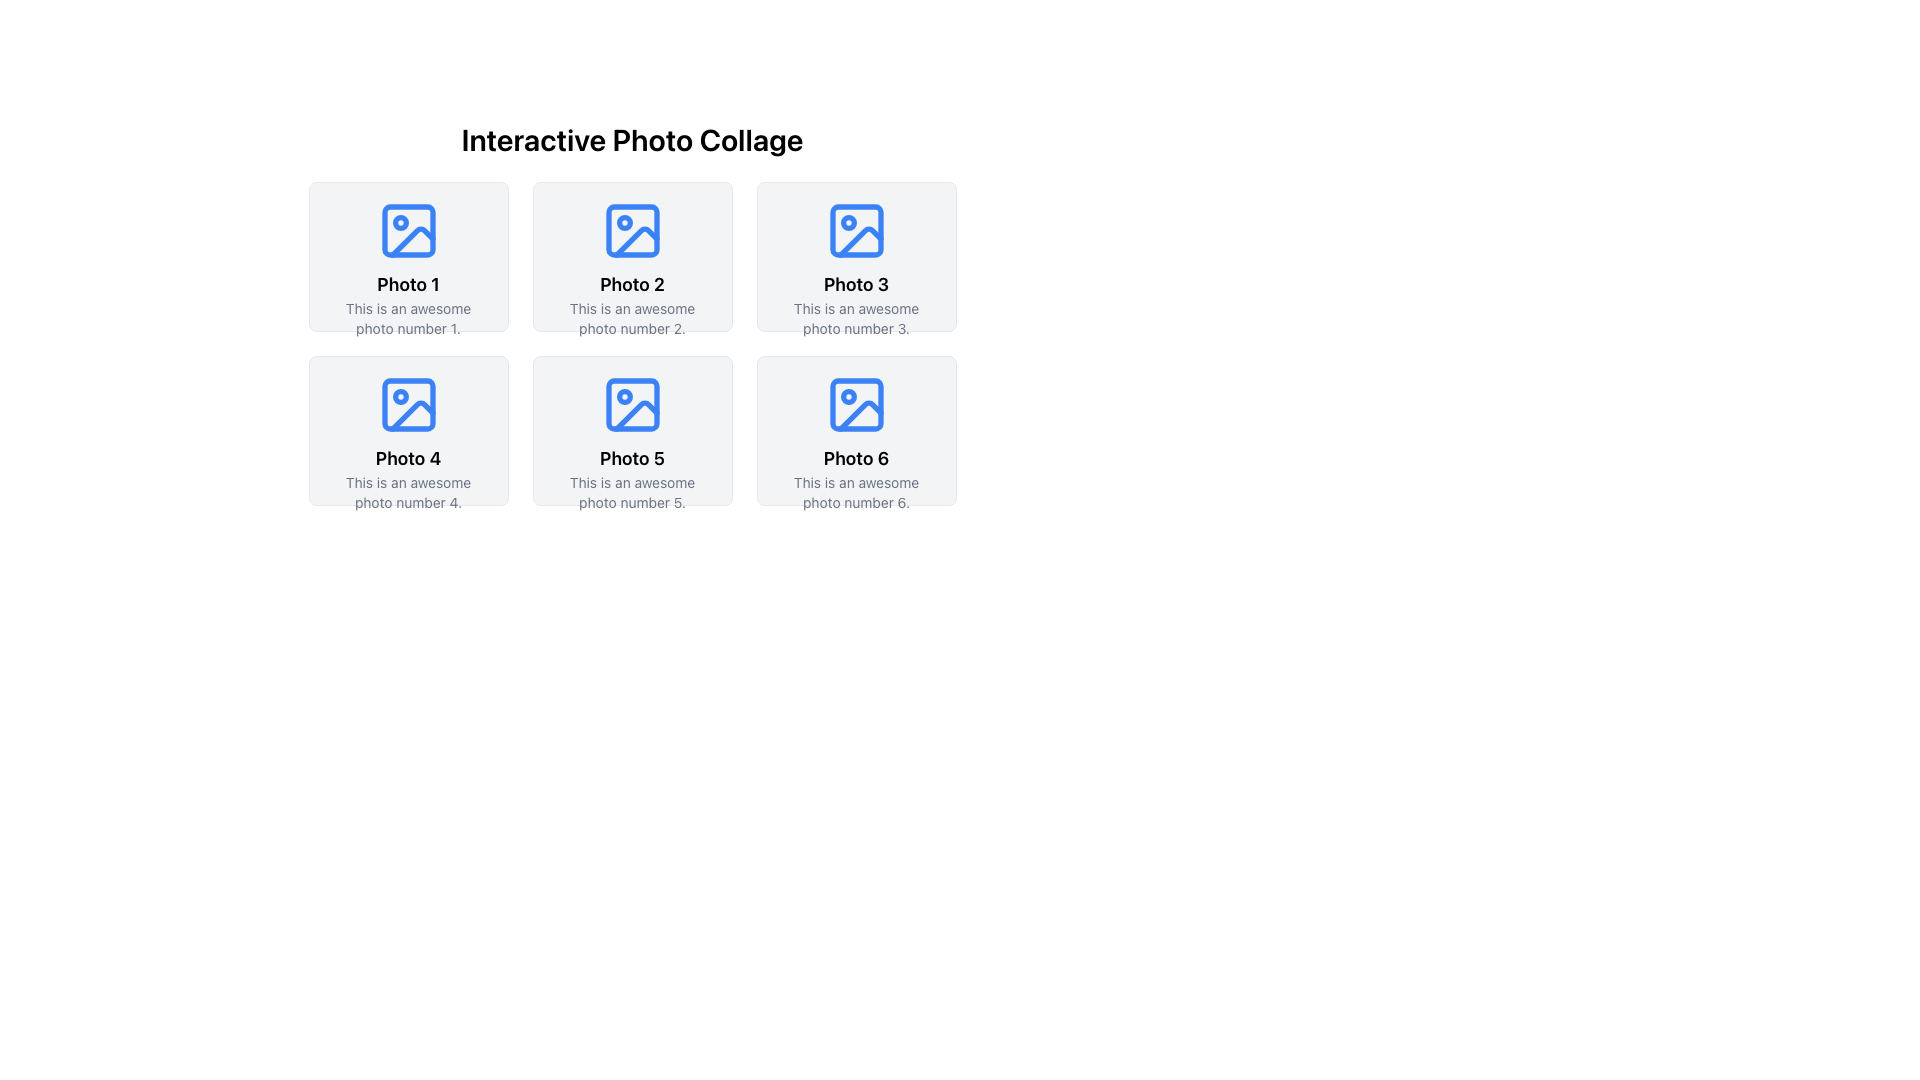 The height and width of the screenshot is (1080, 1920). I want to click on the image icon located in the fourth card of a grid, positioned in the second row and first column, so click(407, 405).